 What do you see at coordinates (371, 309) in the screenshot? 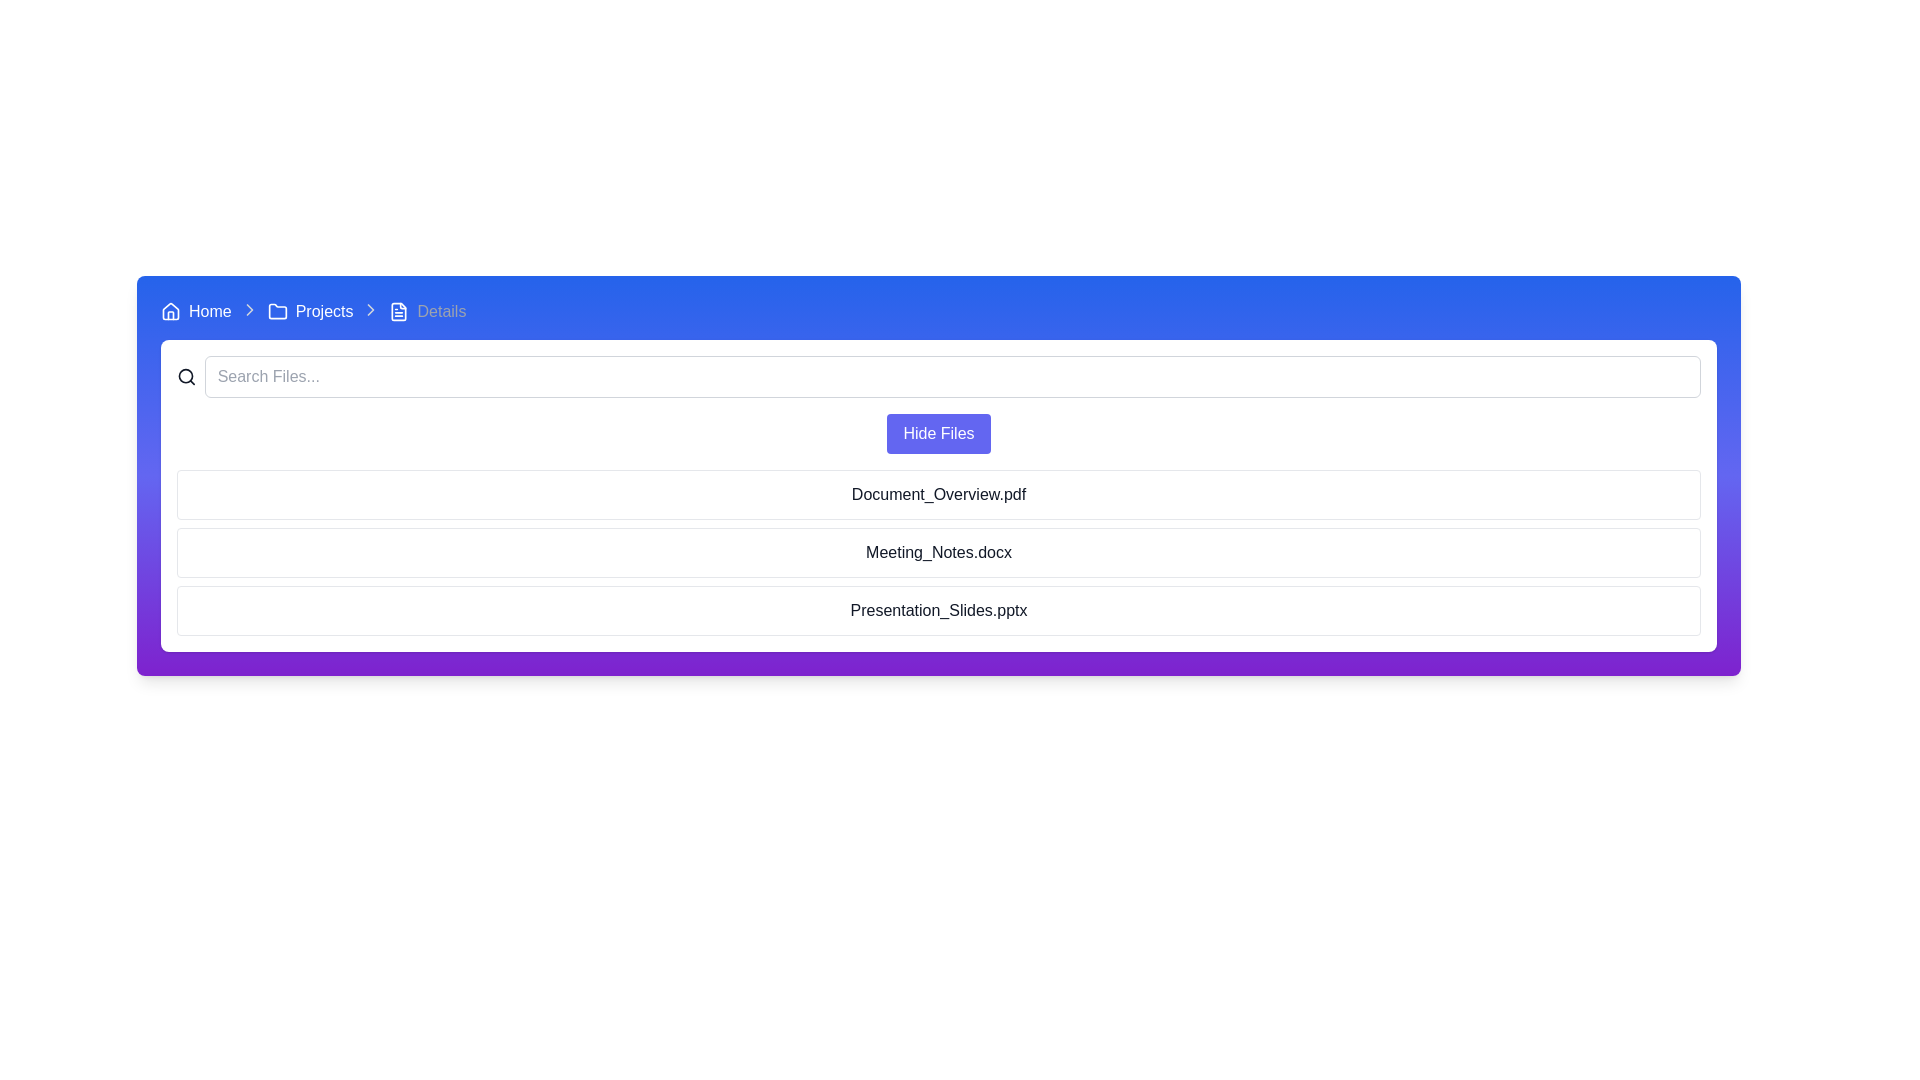
I see `the chevron icon in the navigation breadcrumb bar that indicates navigation context between 'Projects' and 'Details'` at bounding box center [371, 309].